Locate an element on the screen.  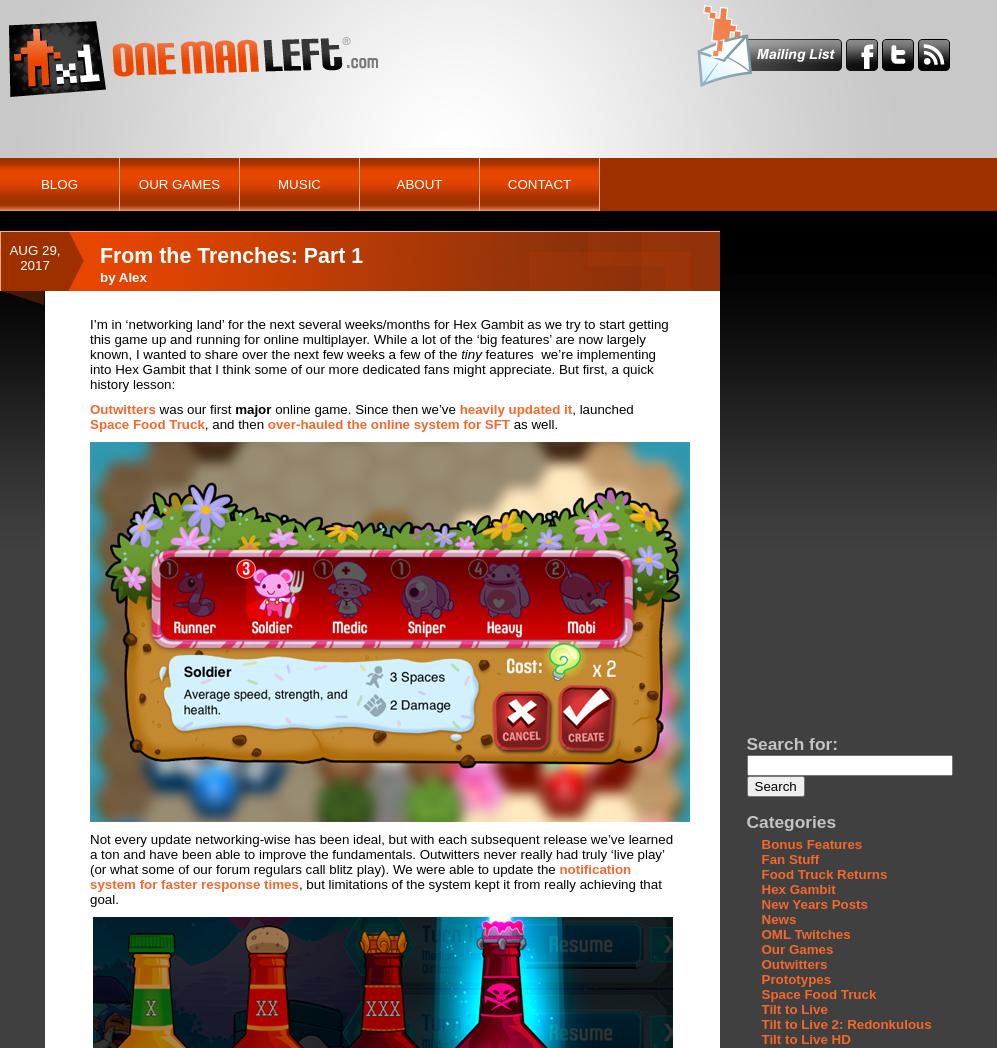
'heavily updated it' is located at coordinates (514, 409).